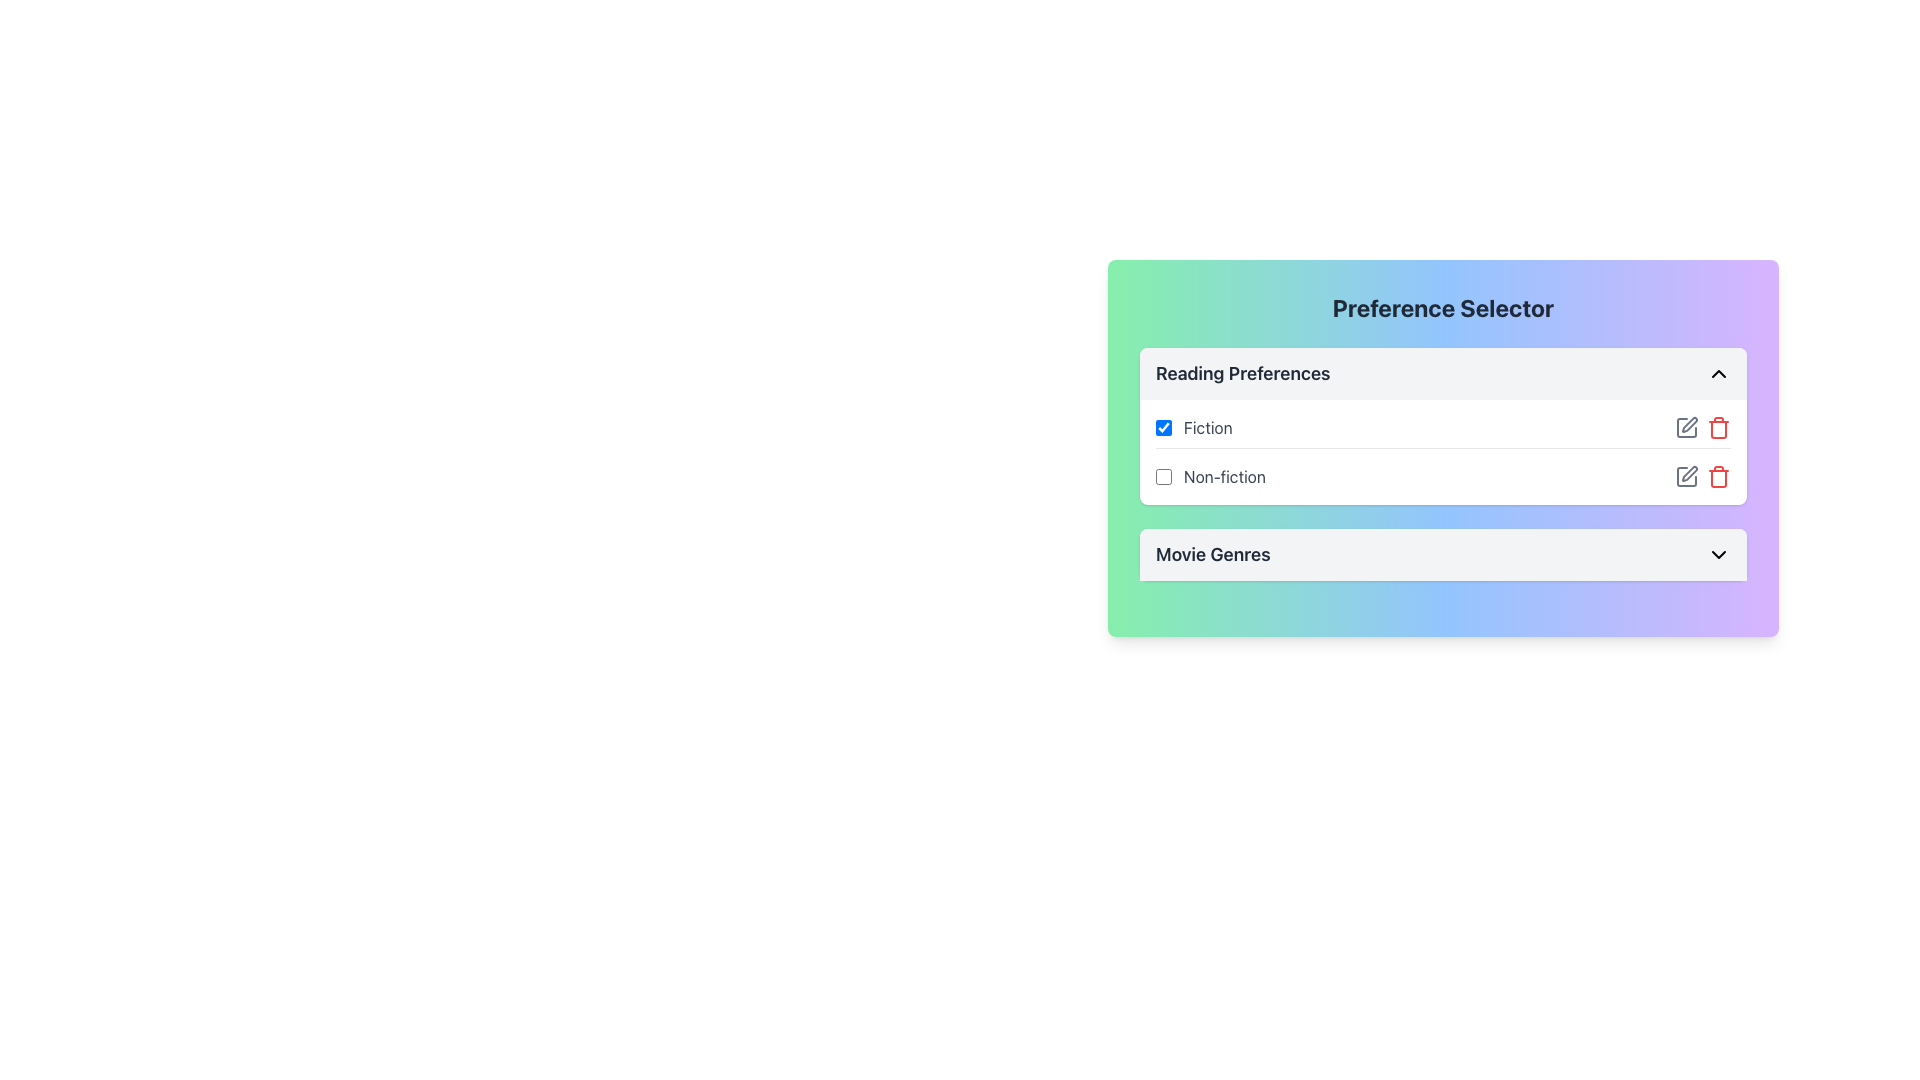  What do you see at coordinates (1702, 477) in the screenshot?
I see `the icon group consisting of a pen icon for editing and a trash icon for deleting, located in the 'Non-fiction' row under the 'Reading Preferences' section` at bounding box center [1702, 477].